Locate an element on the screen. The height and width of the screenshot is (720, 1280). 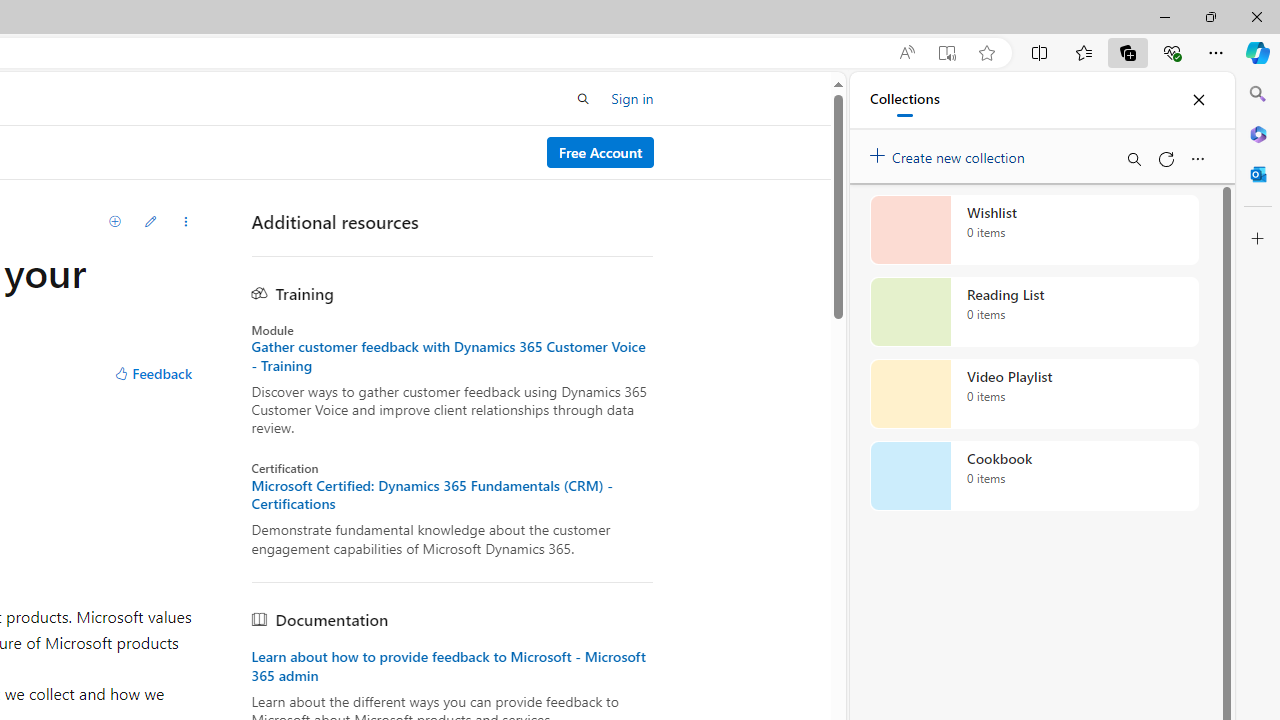
'Edit' is located at coordinates (150, 222).